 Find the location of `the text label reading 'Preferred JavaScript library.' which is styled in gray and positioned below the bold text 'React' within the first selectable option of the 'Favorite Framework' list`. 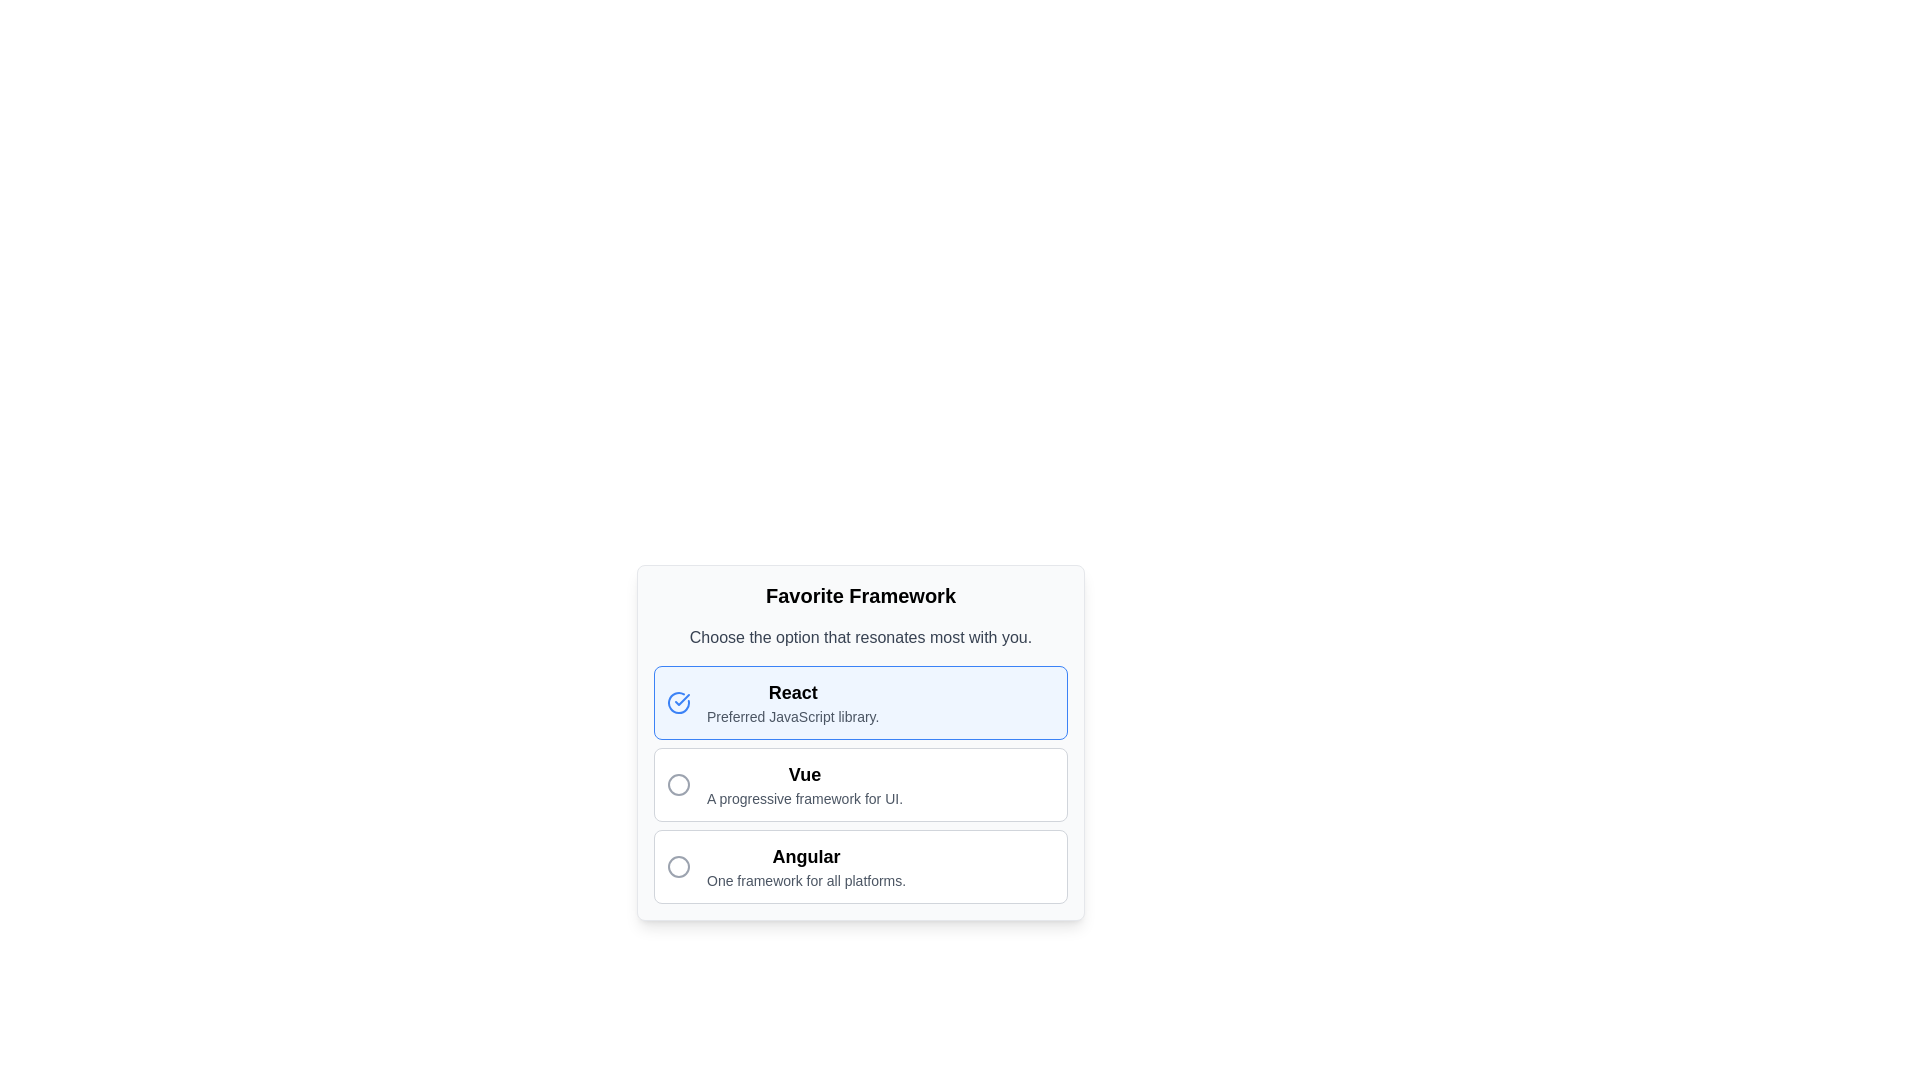

the text label reading 'Preferred JavaScript library.' which is styled in gray and positioned below the bold text 'React' within the first selectable option of the 'Favorite Framework' list is located at coordinates (792, 716).